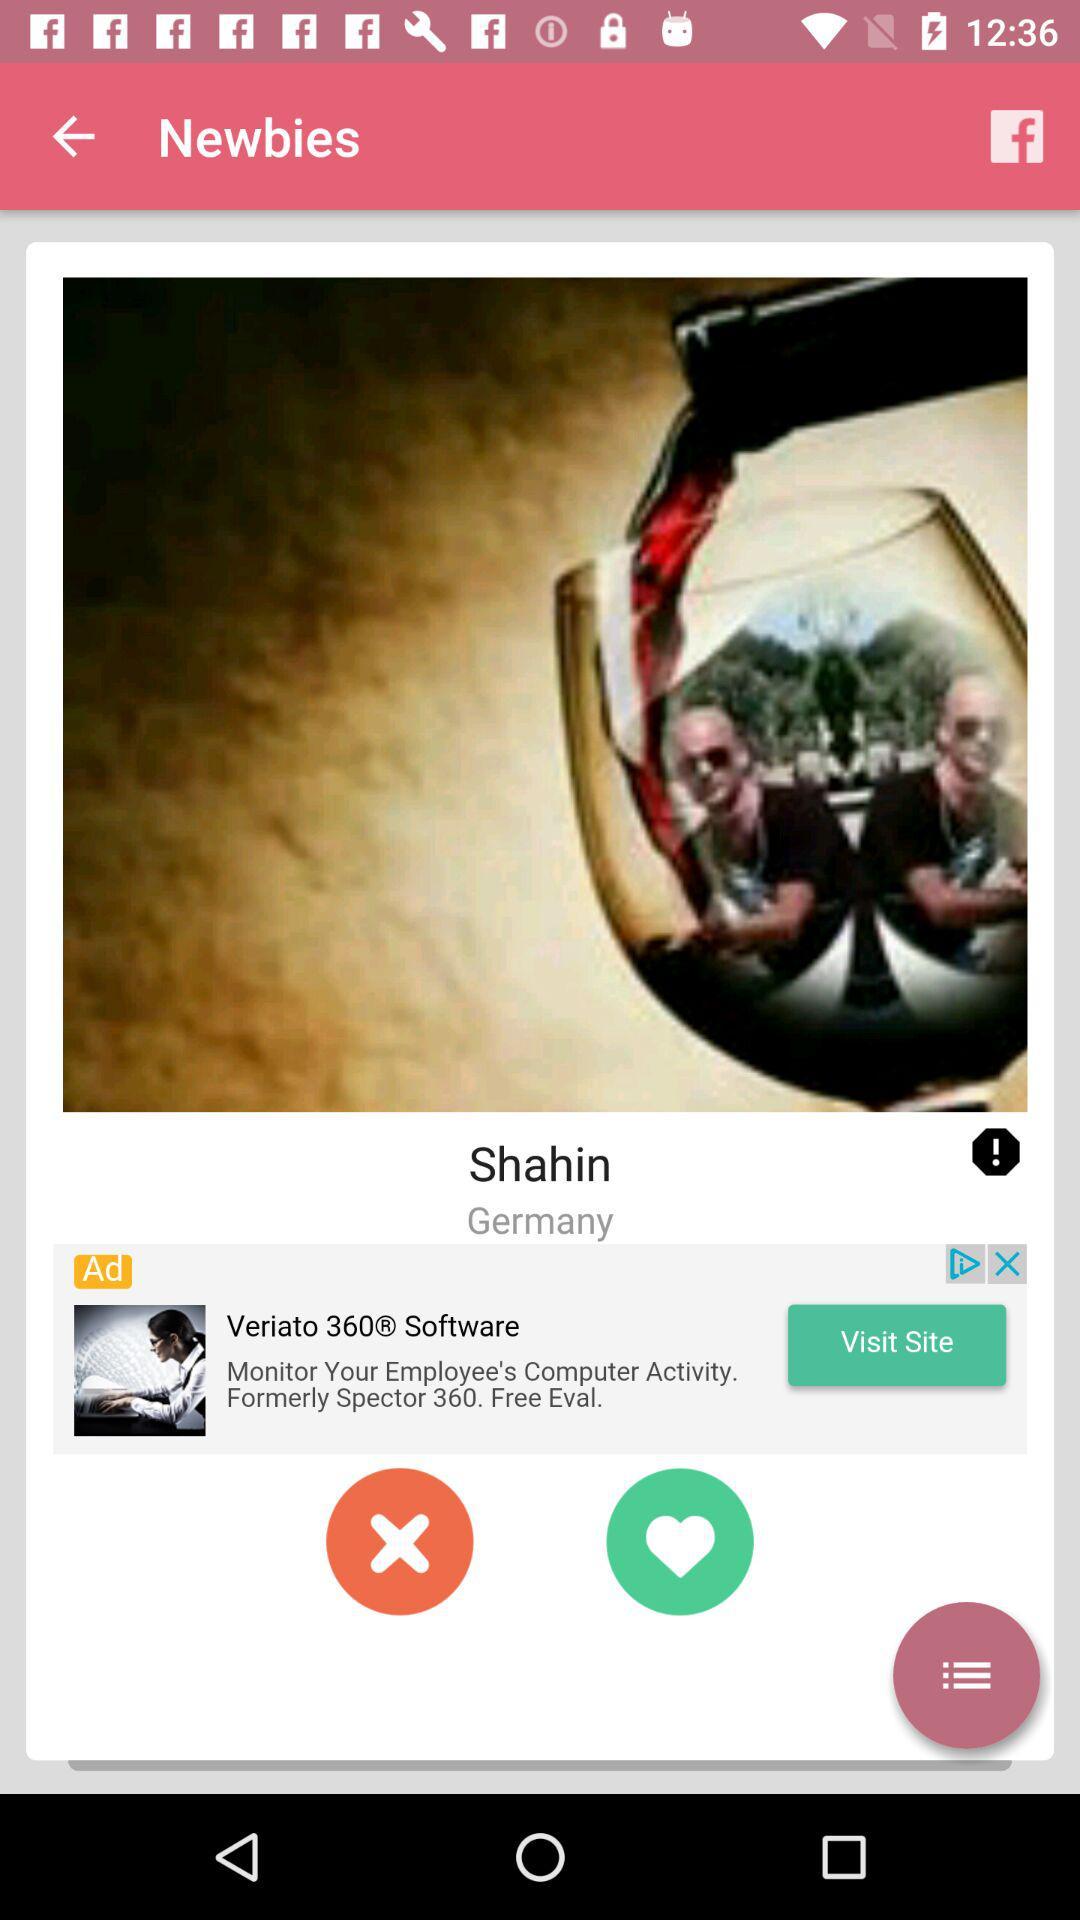  I want to click on to make is favorite, so click(678, 1540).